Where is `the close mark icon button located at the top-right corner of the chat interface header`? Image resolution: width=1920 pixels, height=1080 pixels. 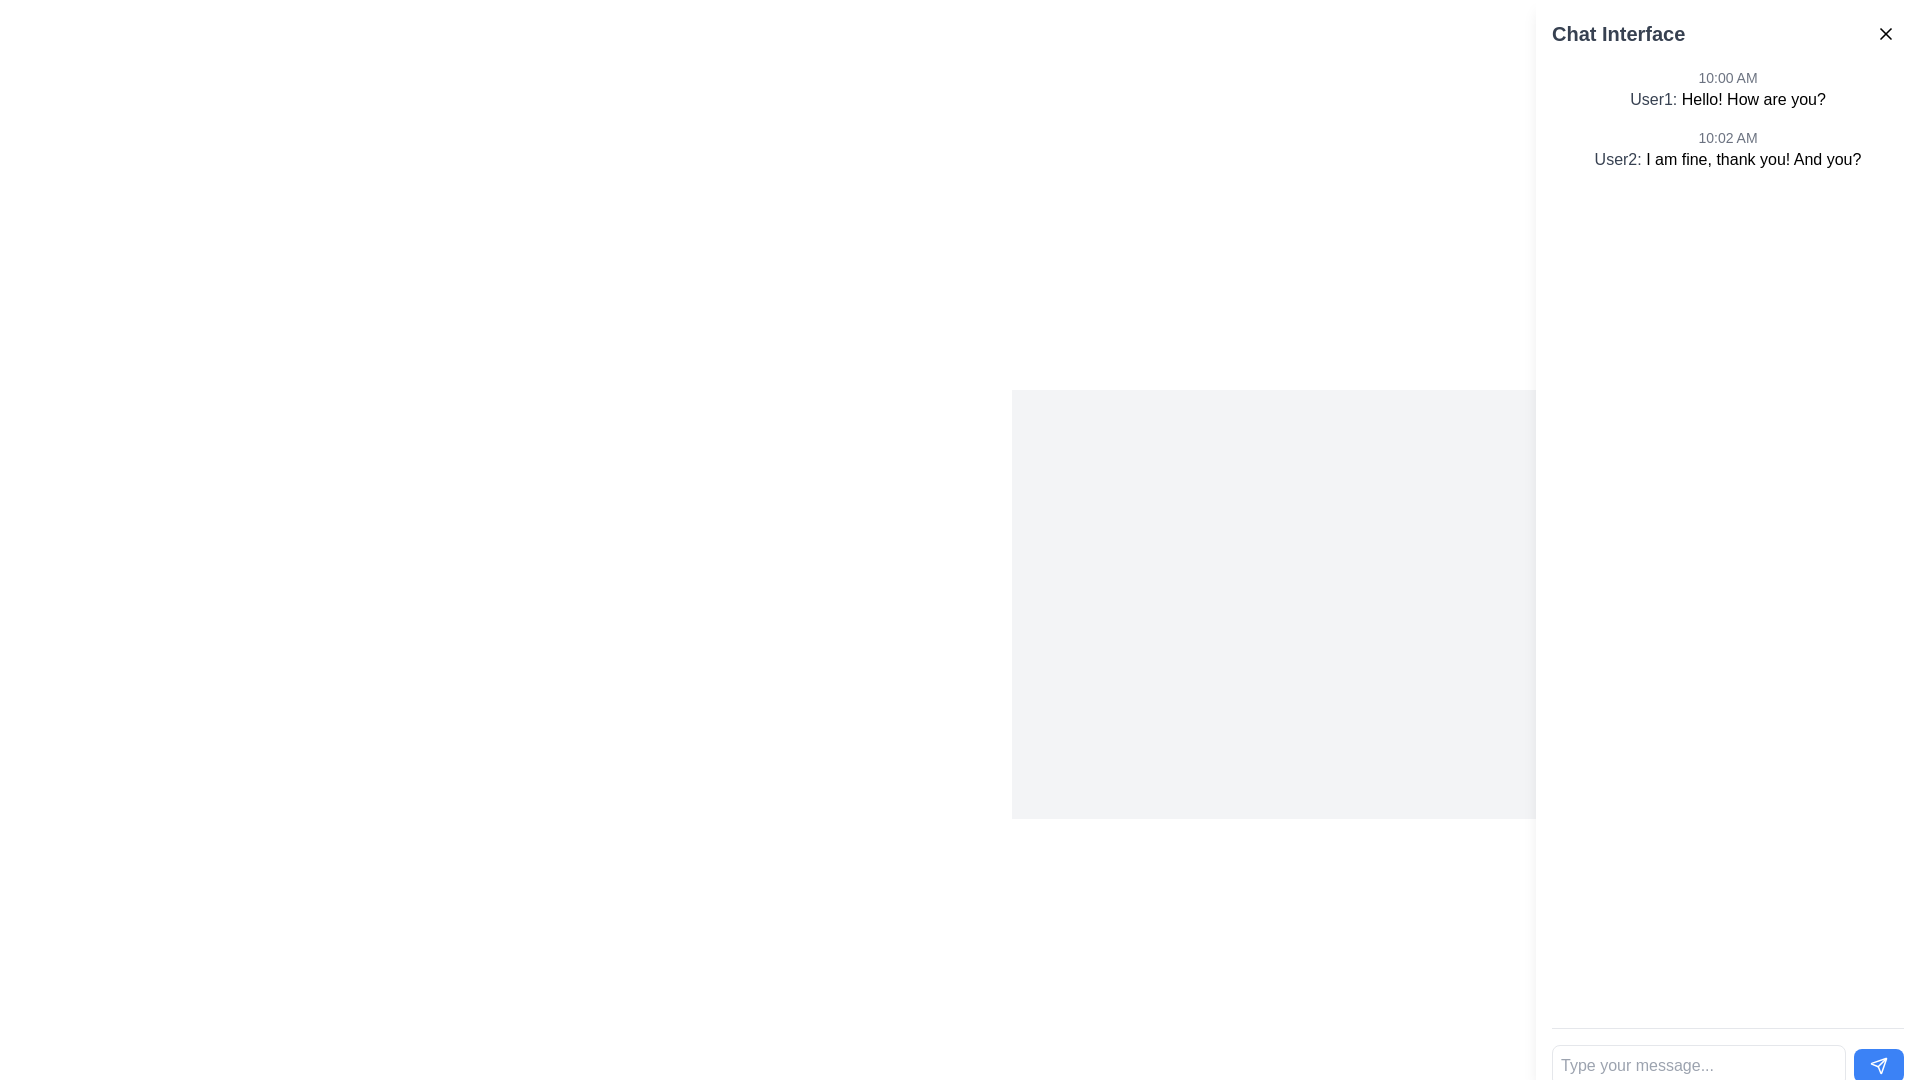
the close mark icon button located at the top-right corner of the chat interface header is located at coordinates (1885, 34).